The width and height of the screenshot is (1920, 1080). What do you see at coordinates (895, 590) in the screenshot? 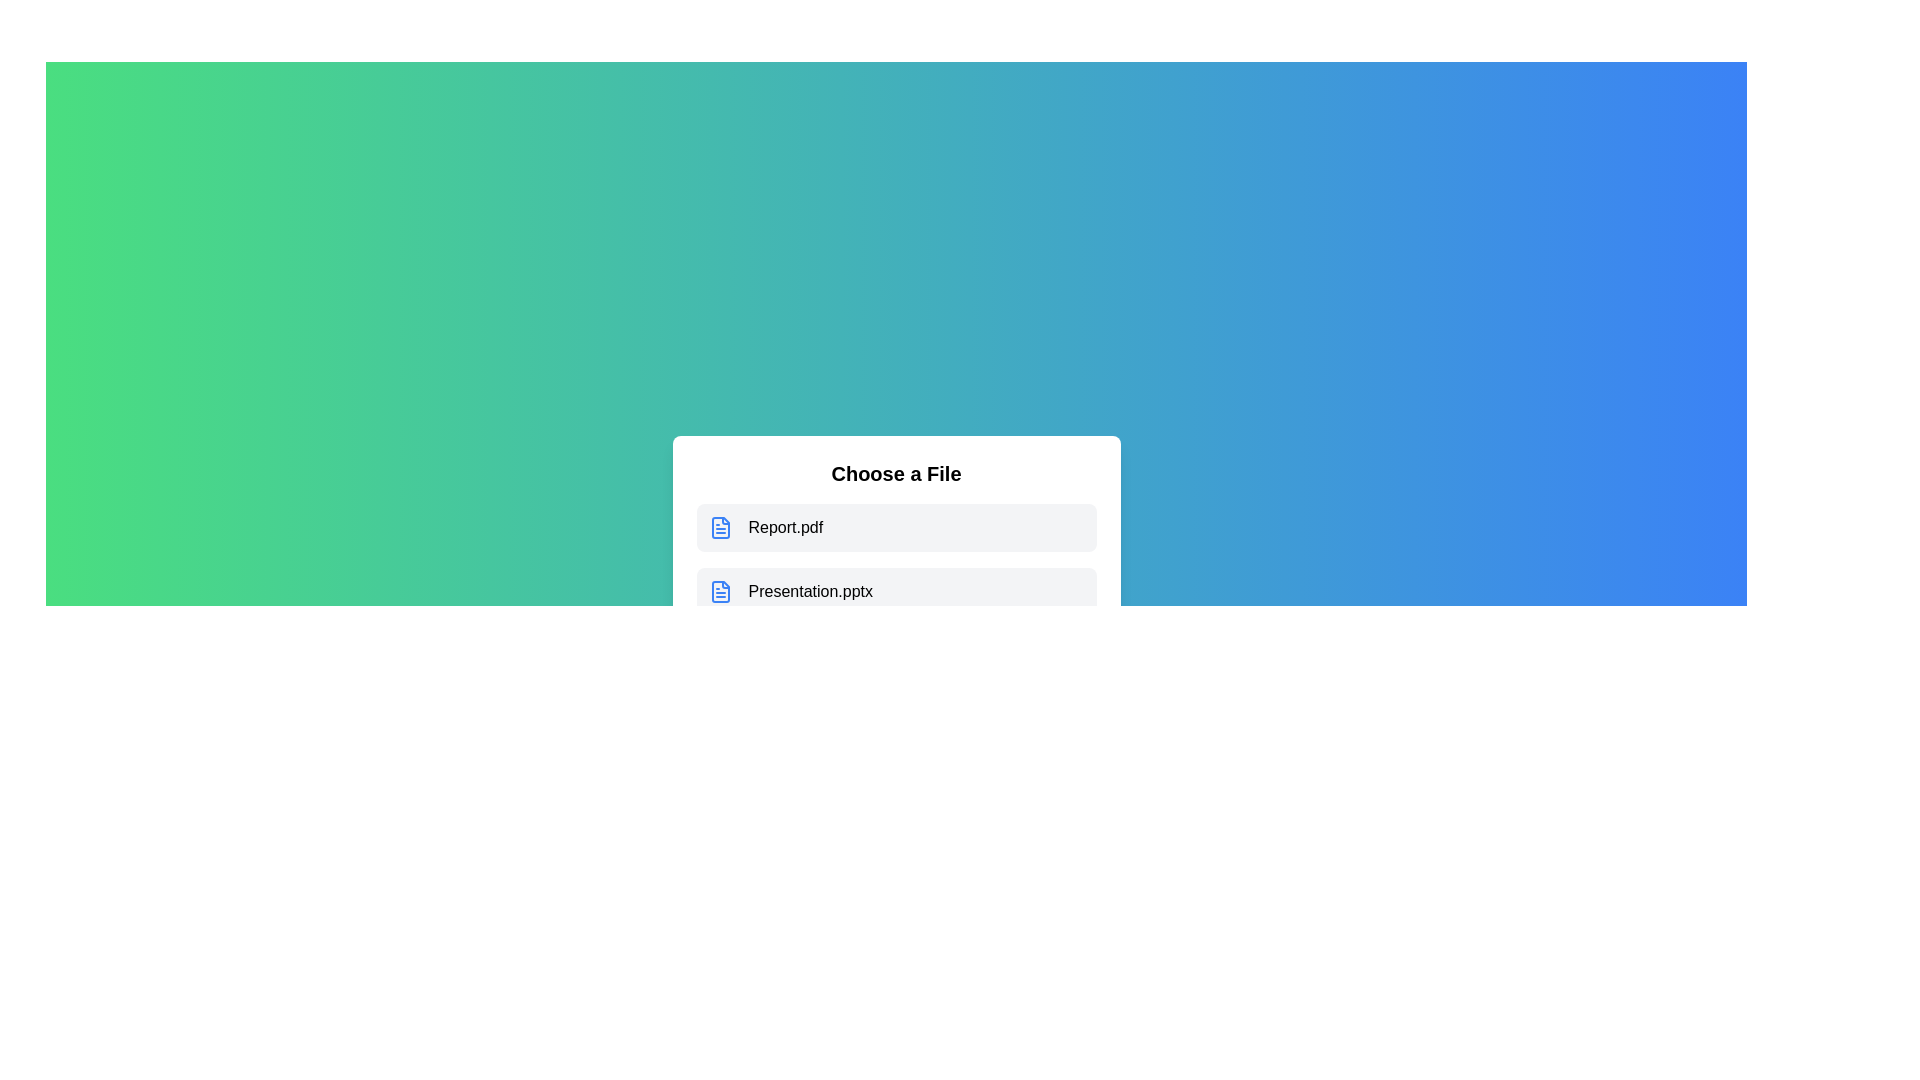
I see `the file Presentation.pptx to observe its hover effect` at bounding box center [895, 590].